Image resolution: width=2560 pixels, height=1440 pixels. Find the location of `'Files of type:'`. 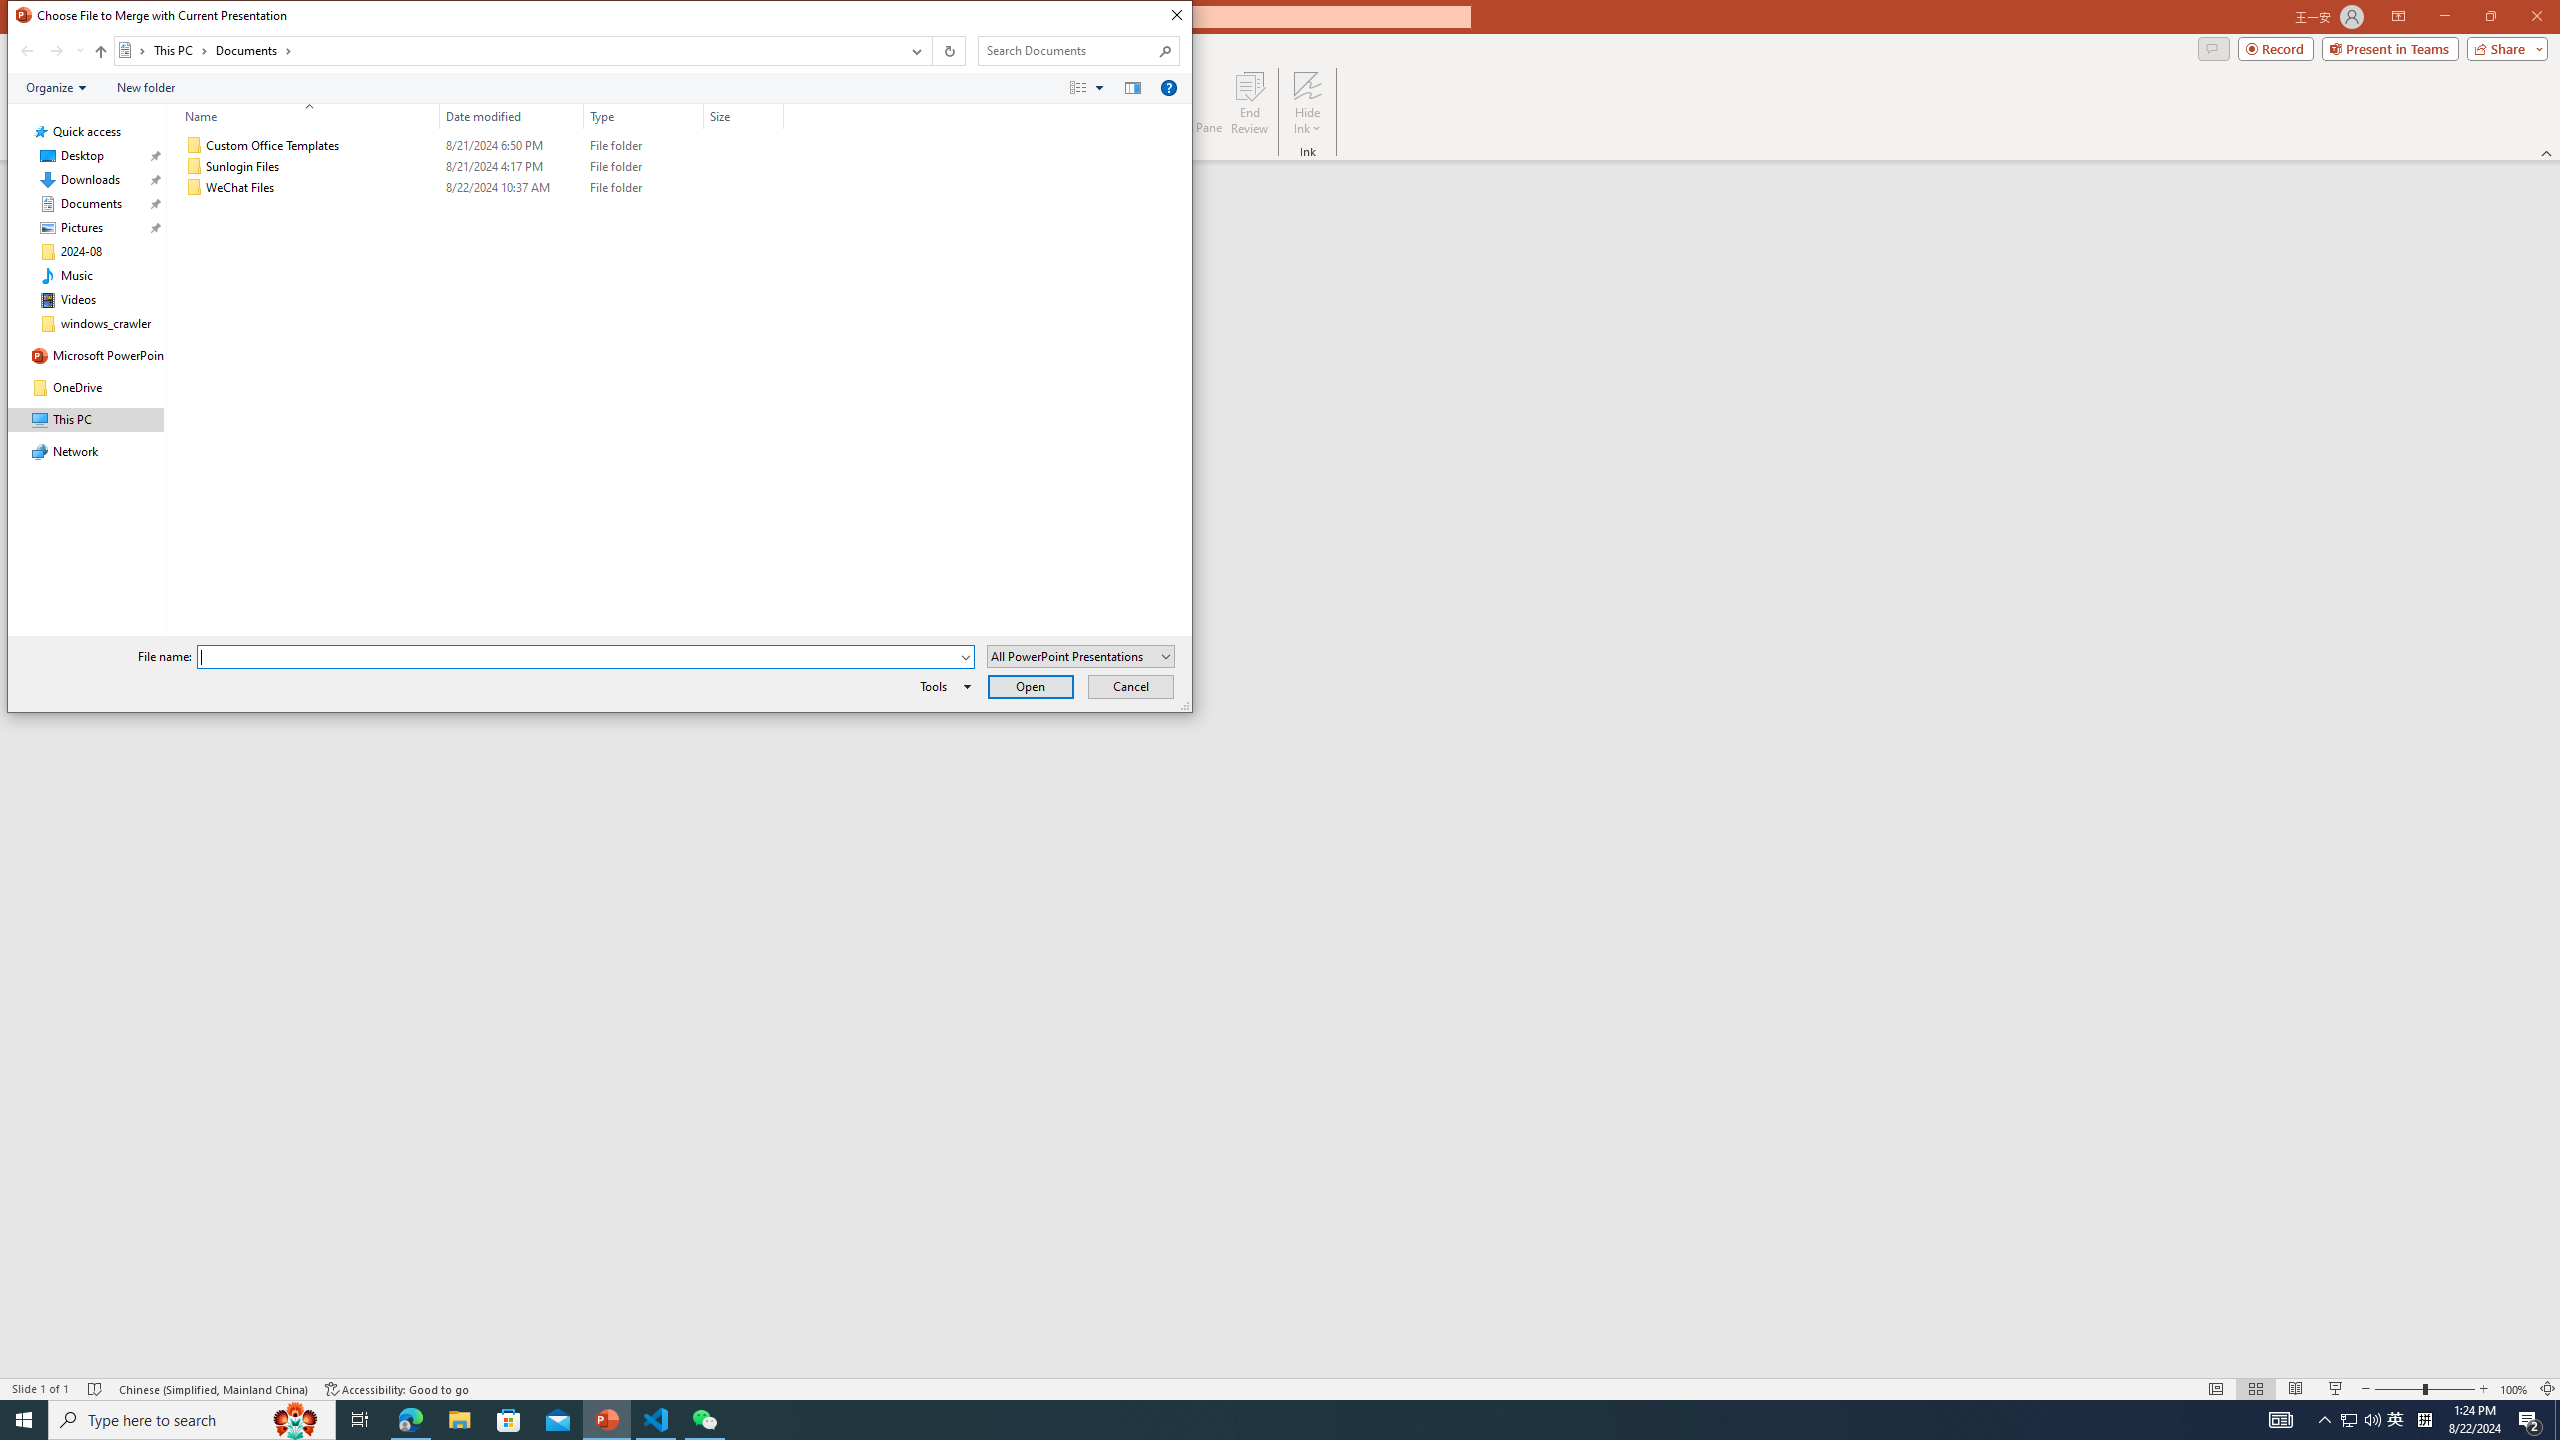

'Files of type:' is located at coordinates (1080, 655).